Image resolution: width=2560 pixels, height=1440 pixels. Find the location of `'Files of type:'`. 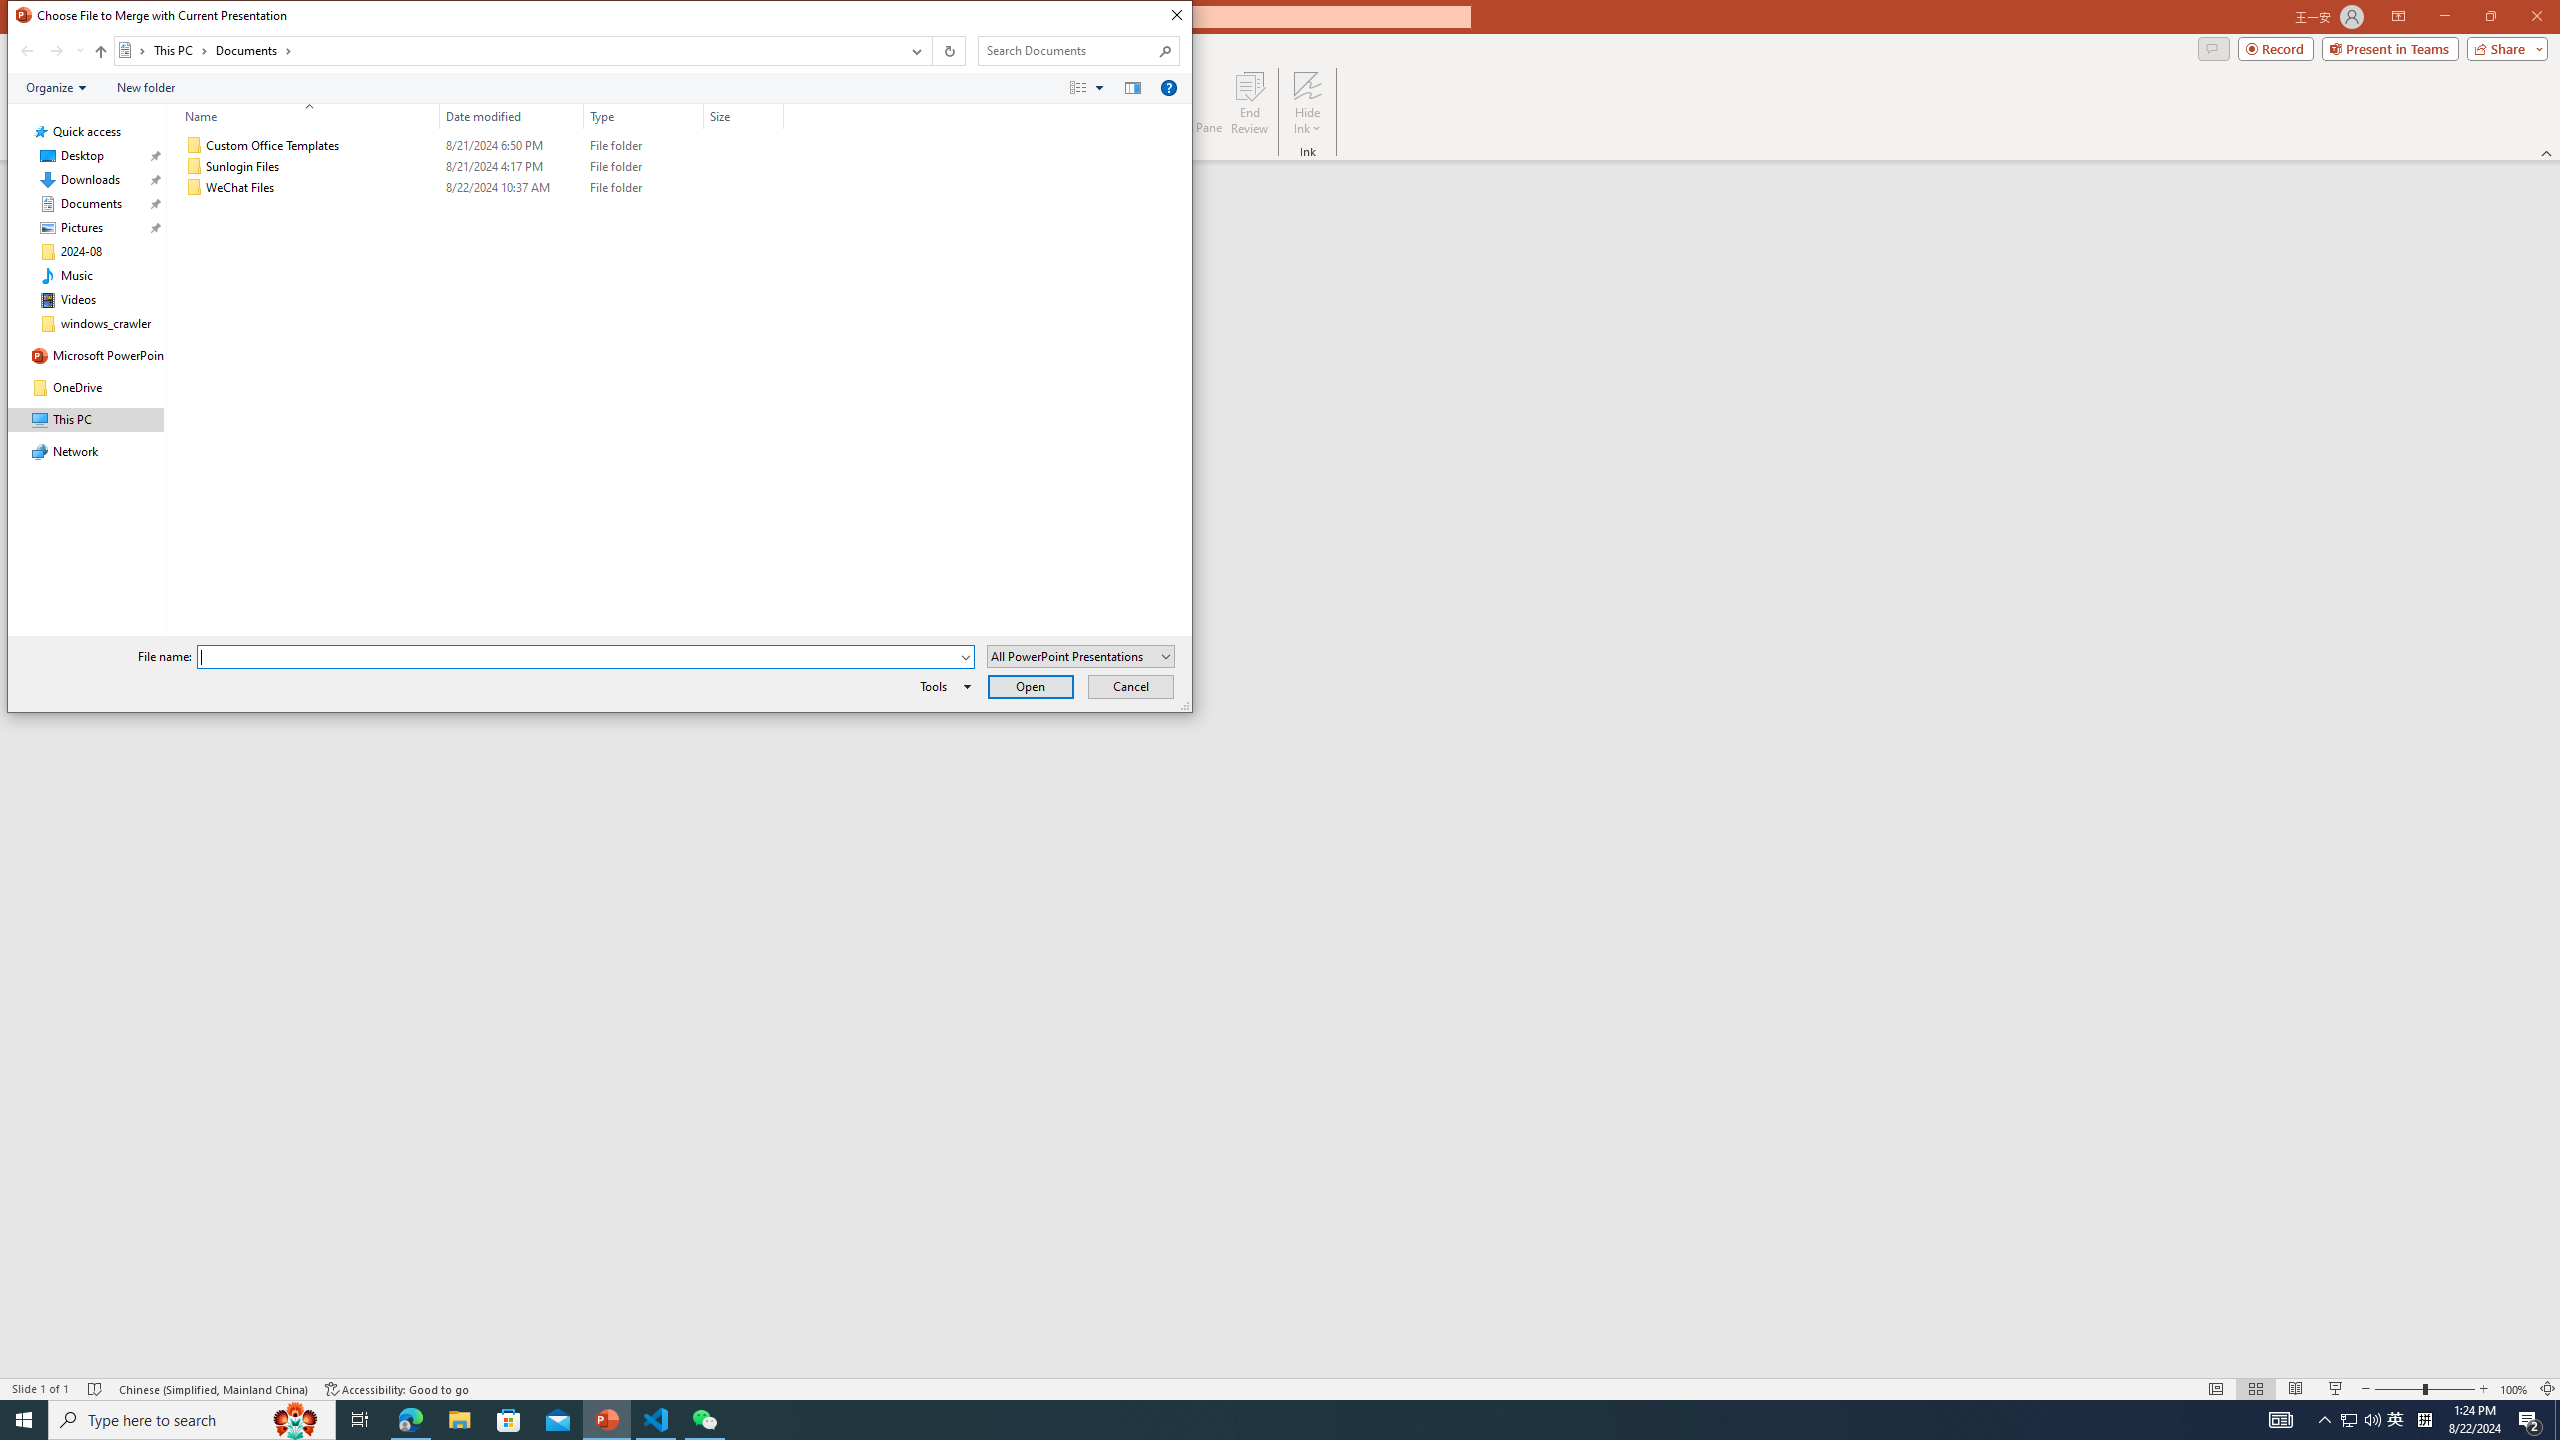

'Files of type:' is located at coordinates (1080, 655).